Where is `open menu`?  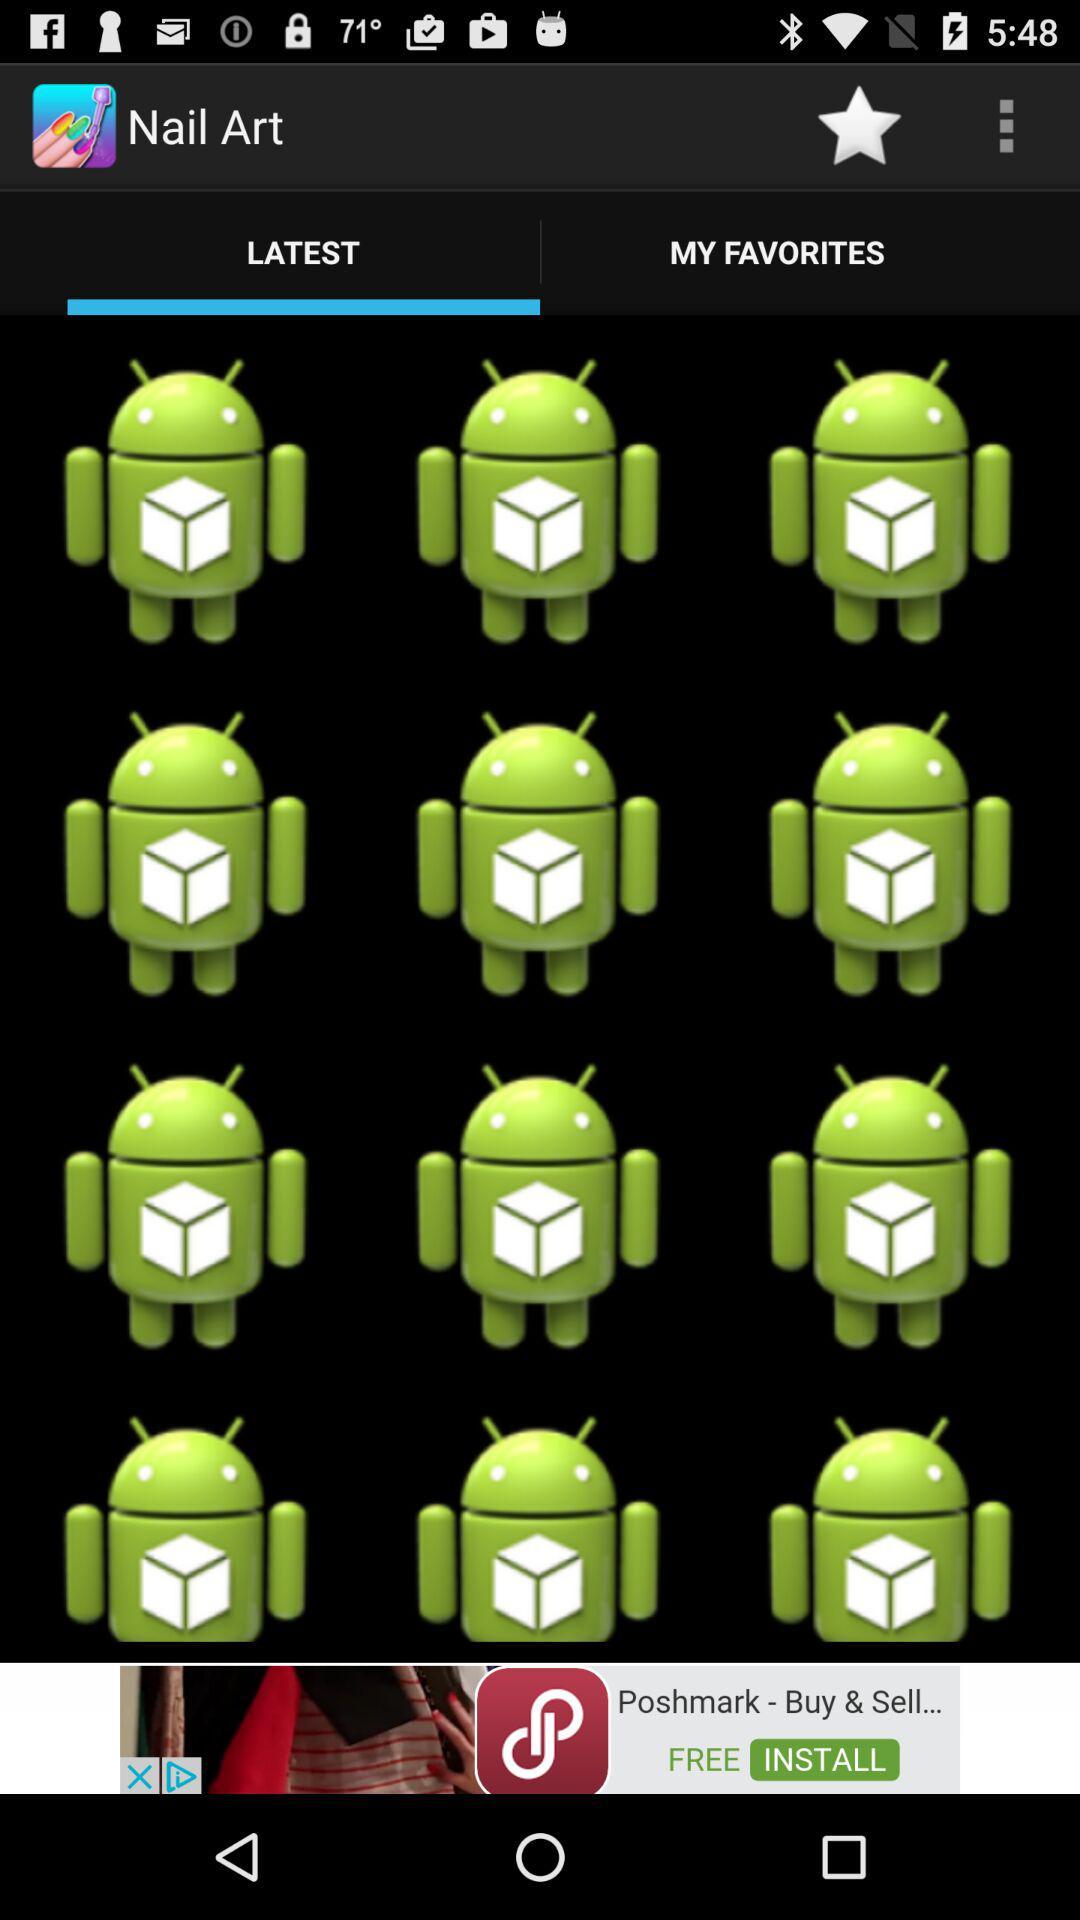 open menu is located at coordinates (1006, 124).